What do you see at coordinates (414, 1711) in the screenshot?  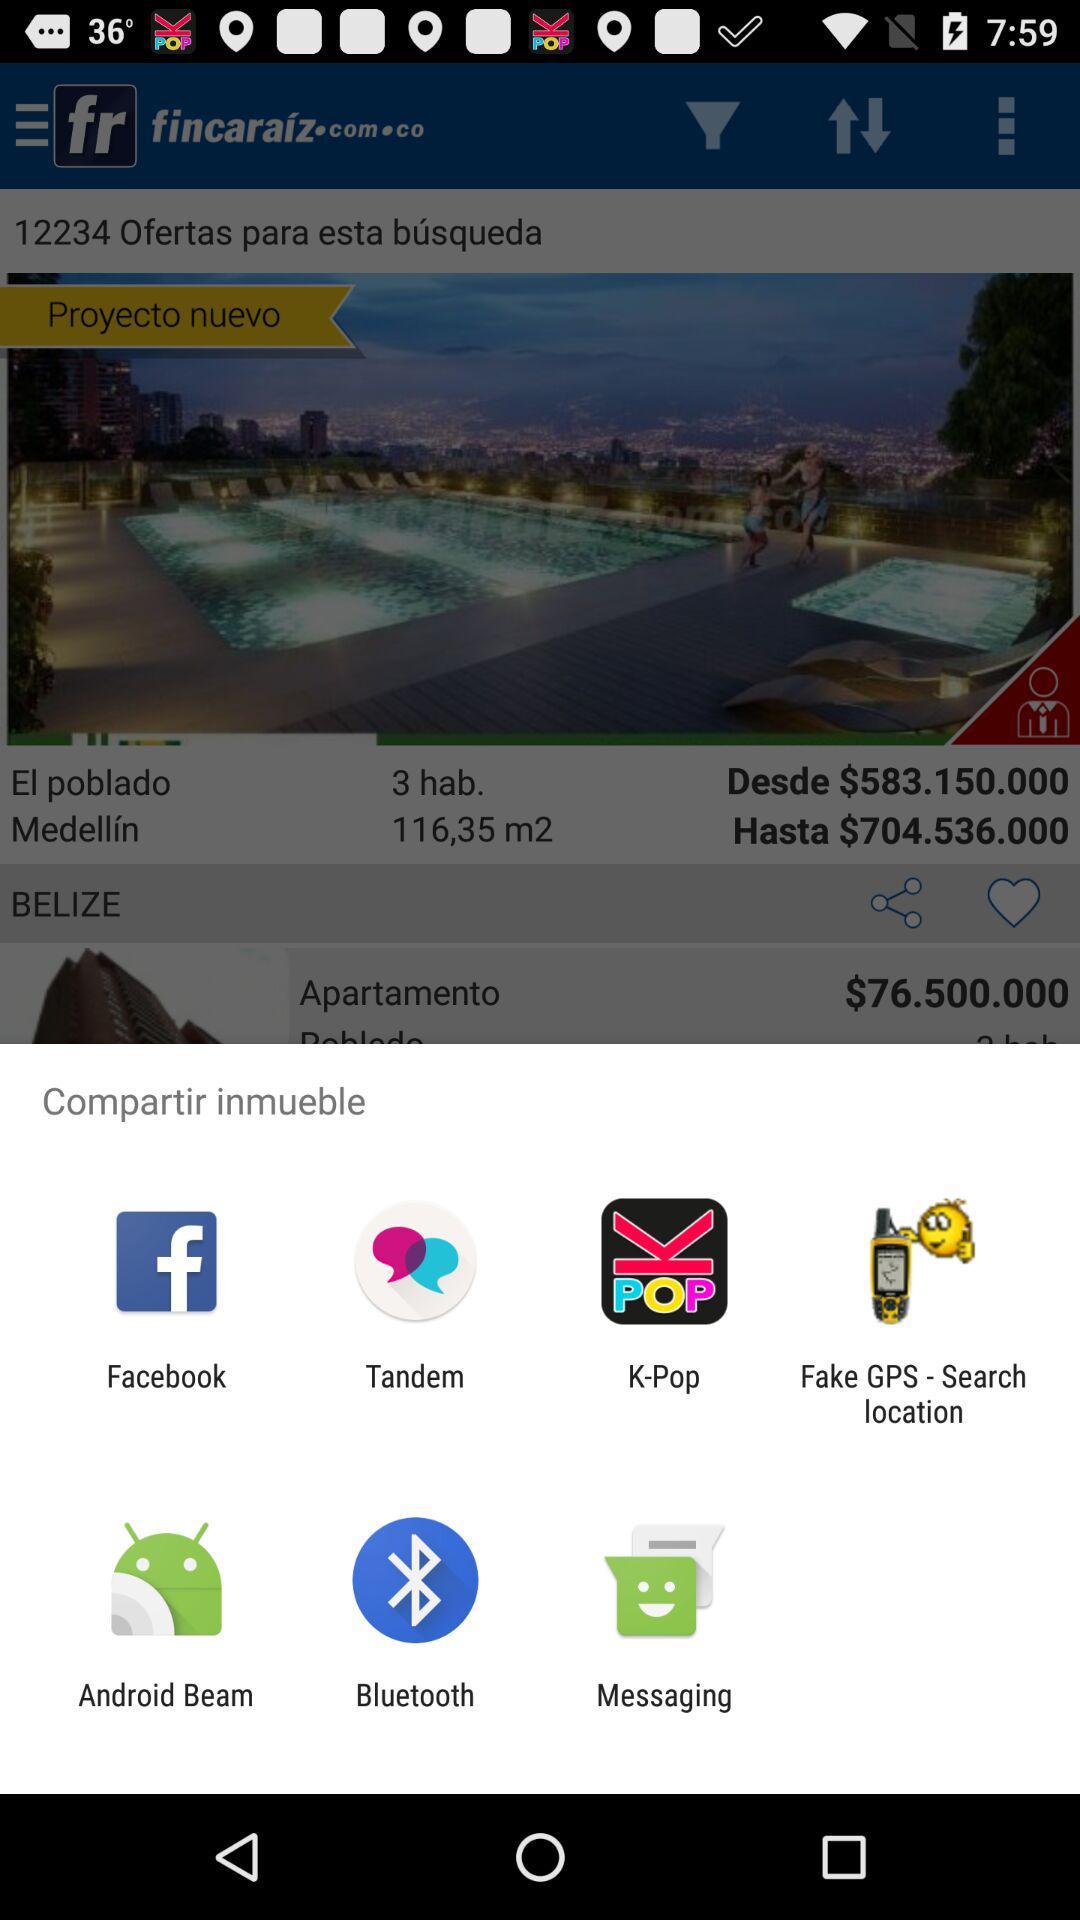 I see `icon to the left of messaging` at bounding box center [414, 1711].